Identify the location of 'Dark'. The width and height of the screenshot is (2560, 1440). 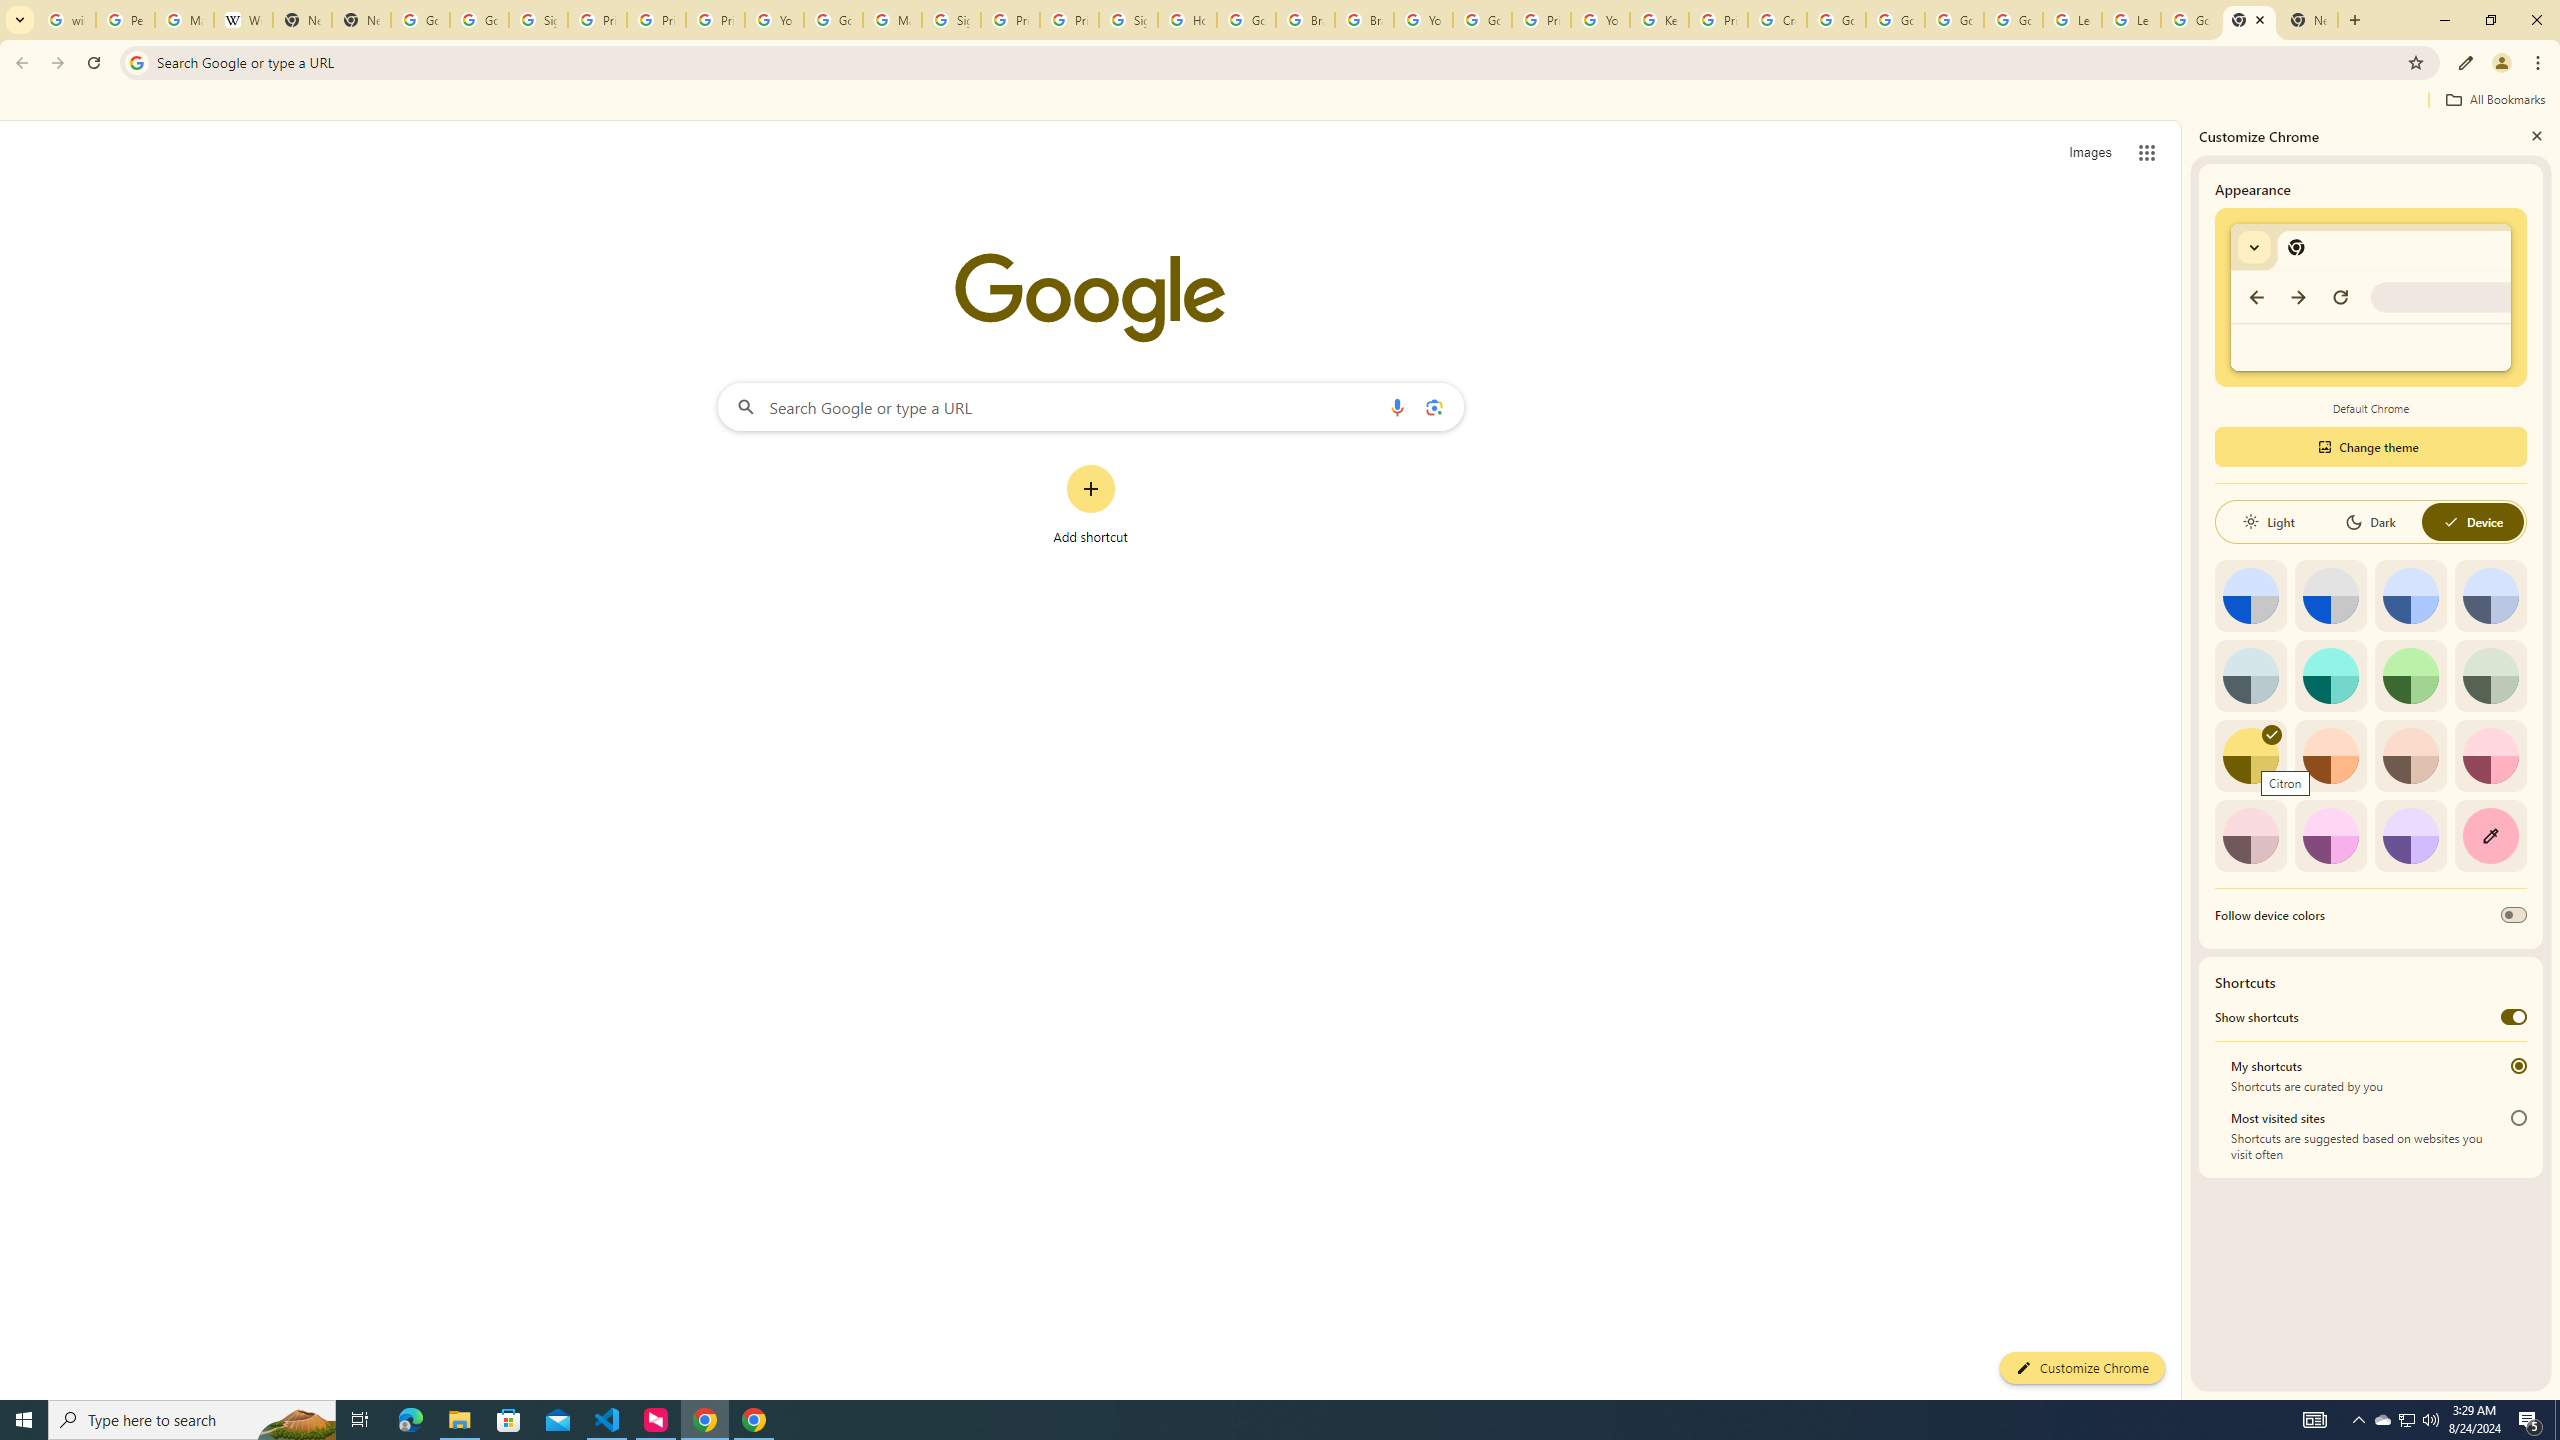
(2369, 521).